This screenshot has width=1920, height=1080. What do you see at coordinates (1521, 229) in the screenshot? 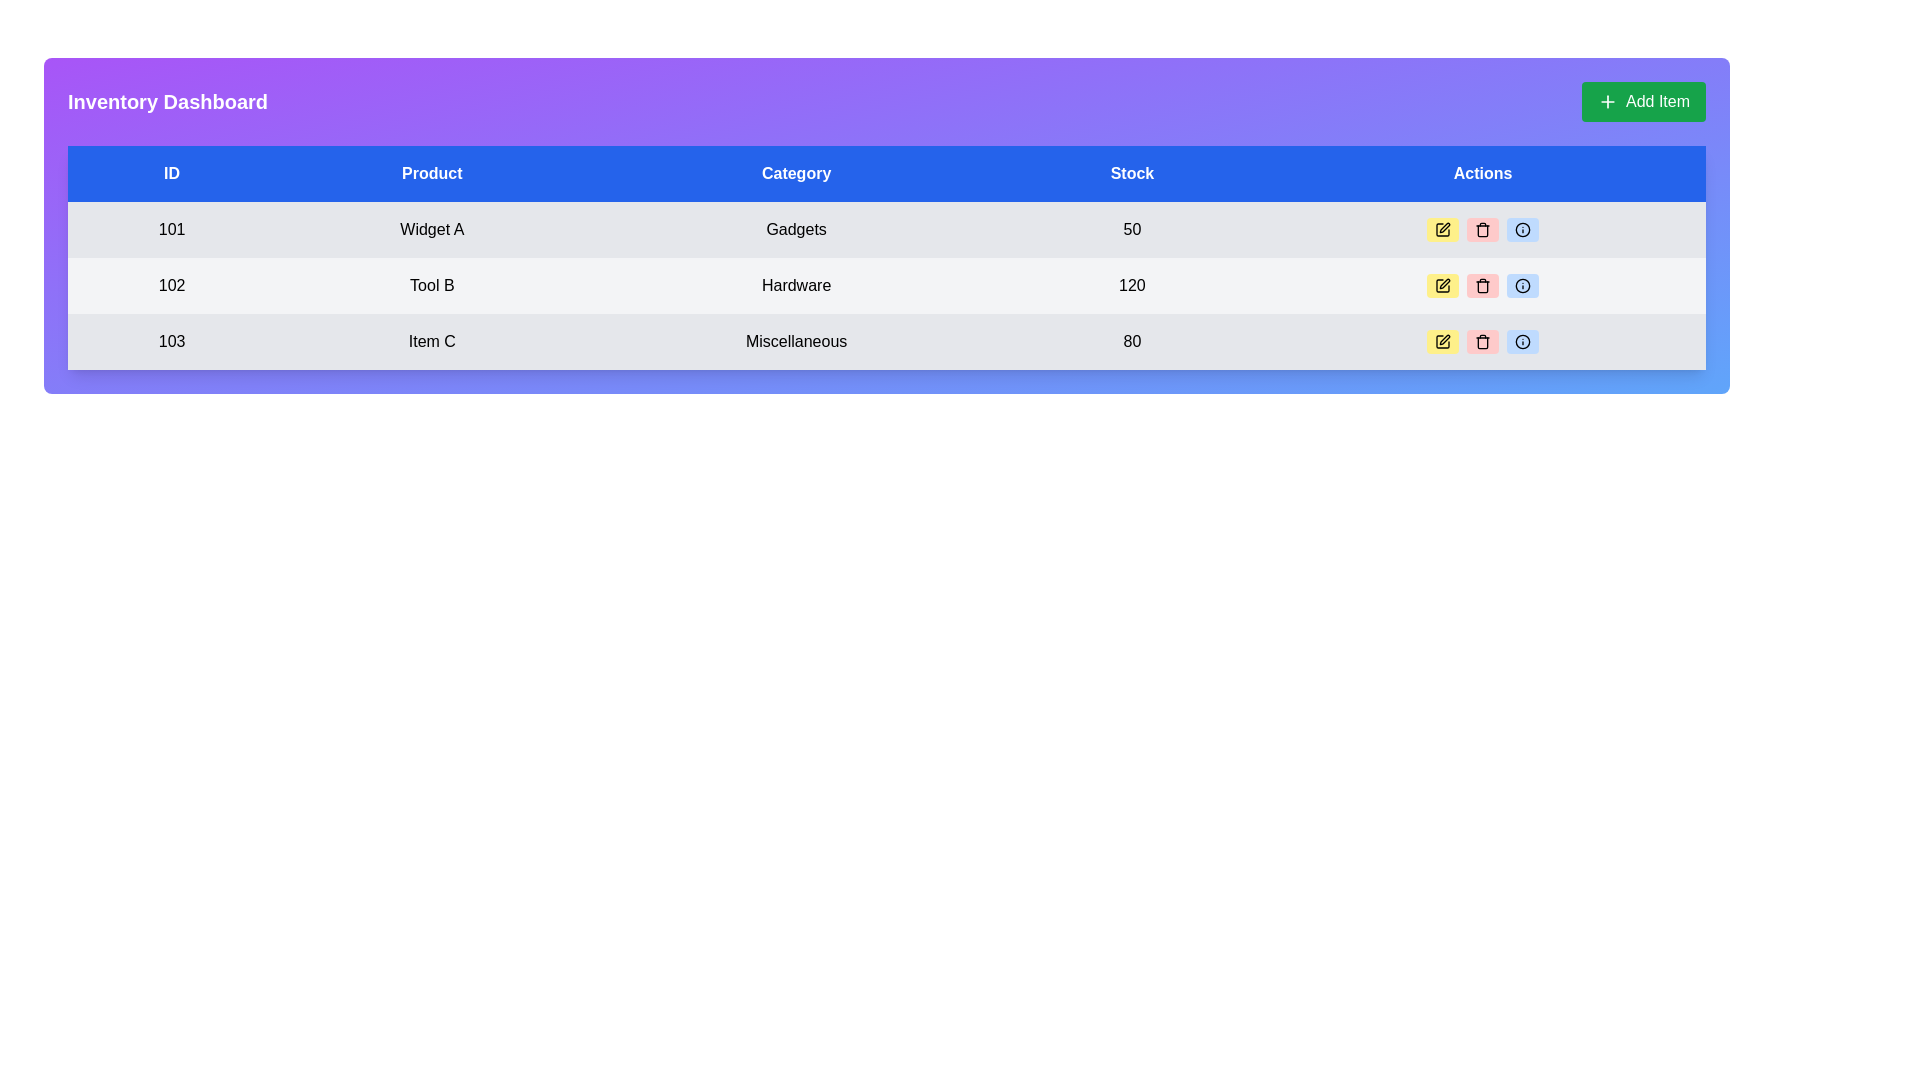
I see `the icon button in the 'Actions' column of the third row for item ID 103 to retrieve more information` at bounding box center [1521, 229].